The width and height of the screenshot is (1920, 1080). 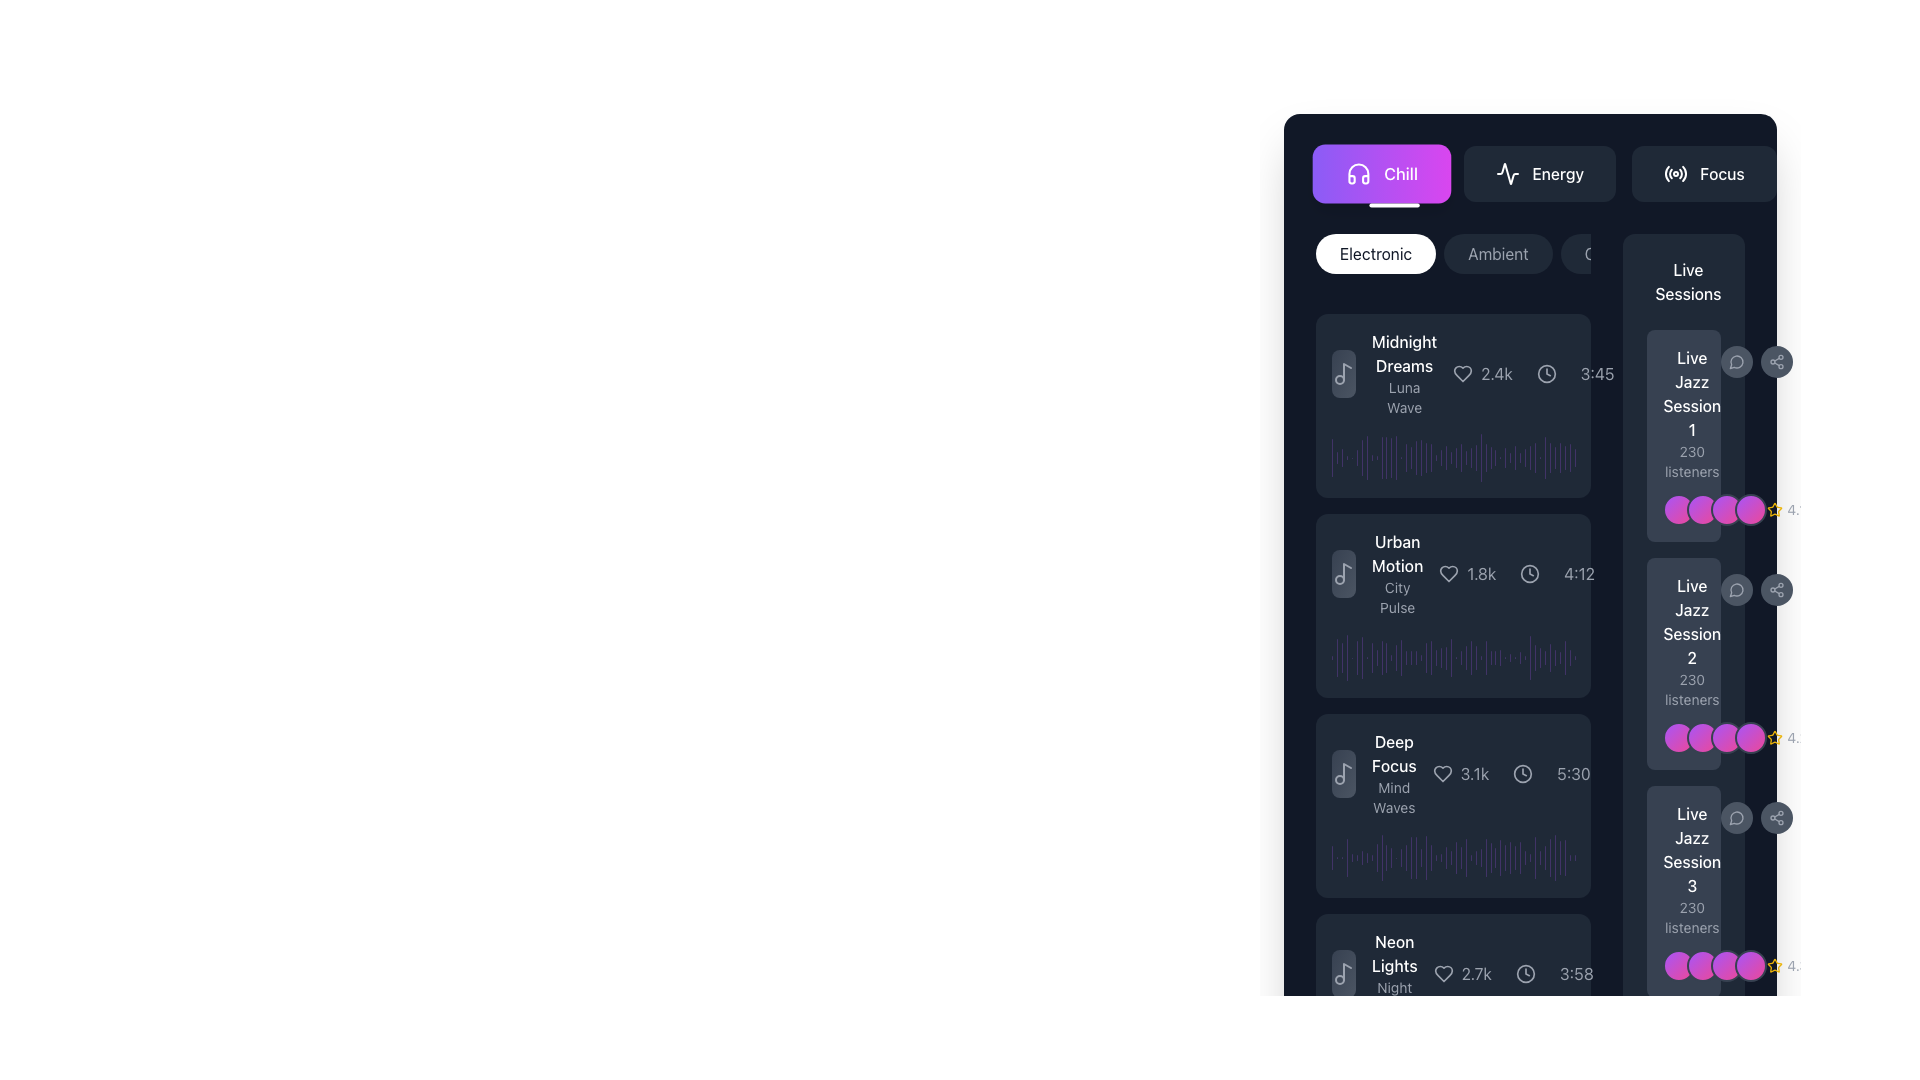 I want to click on informational block displaying '2.4k' likes and '3:45' duration, positioned below the song title and artist information, so click(x=1532, y=374).